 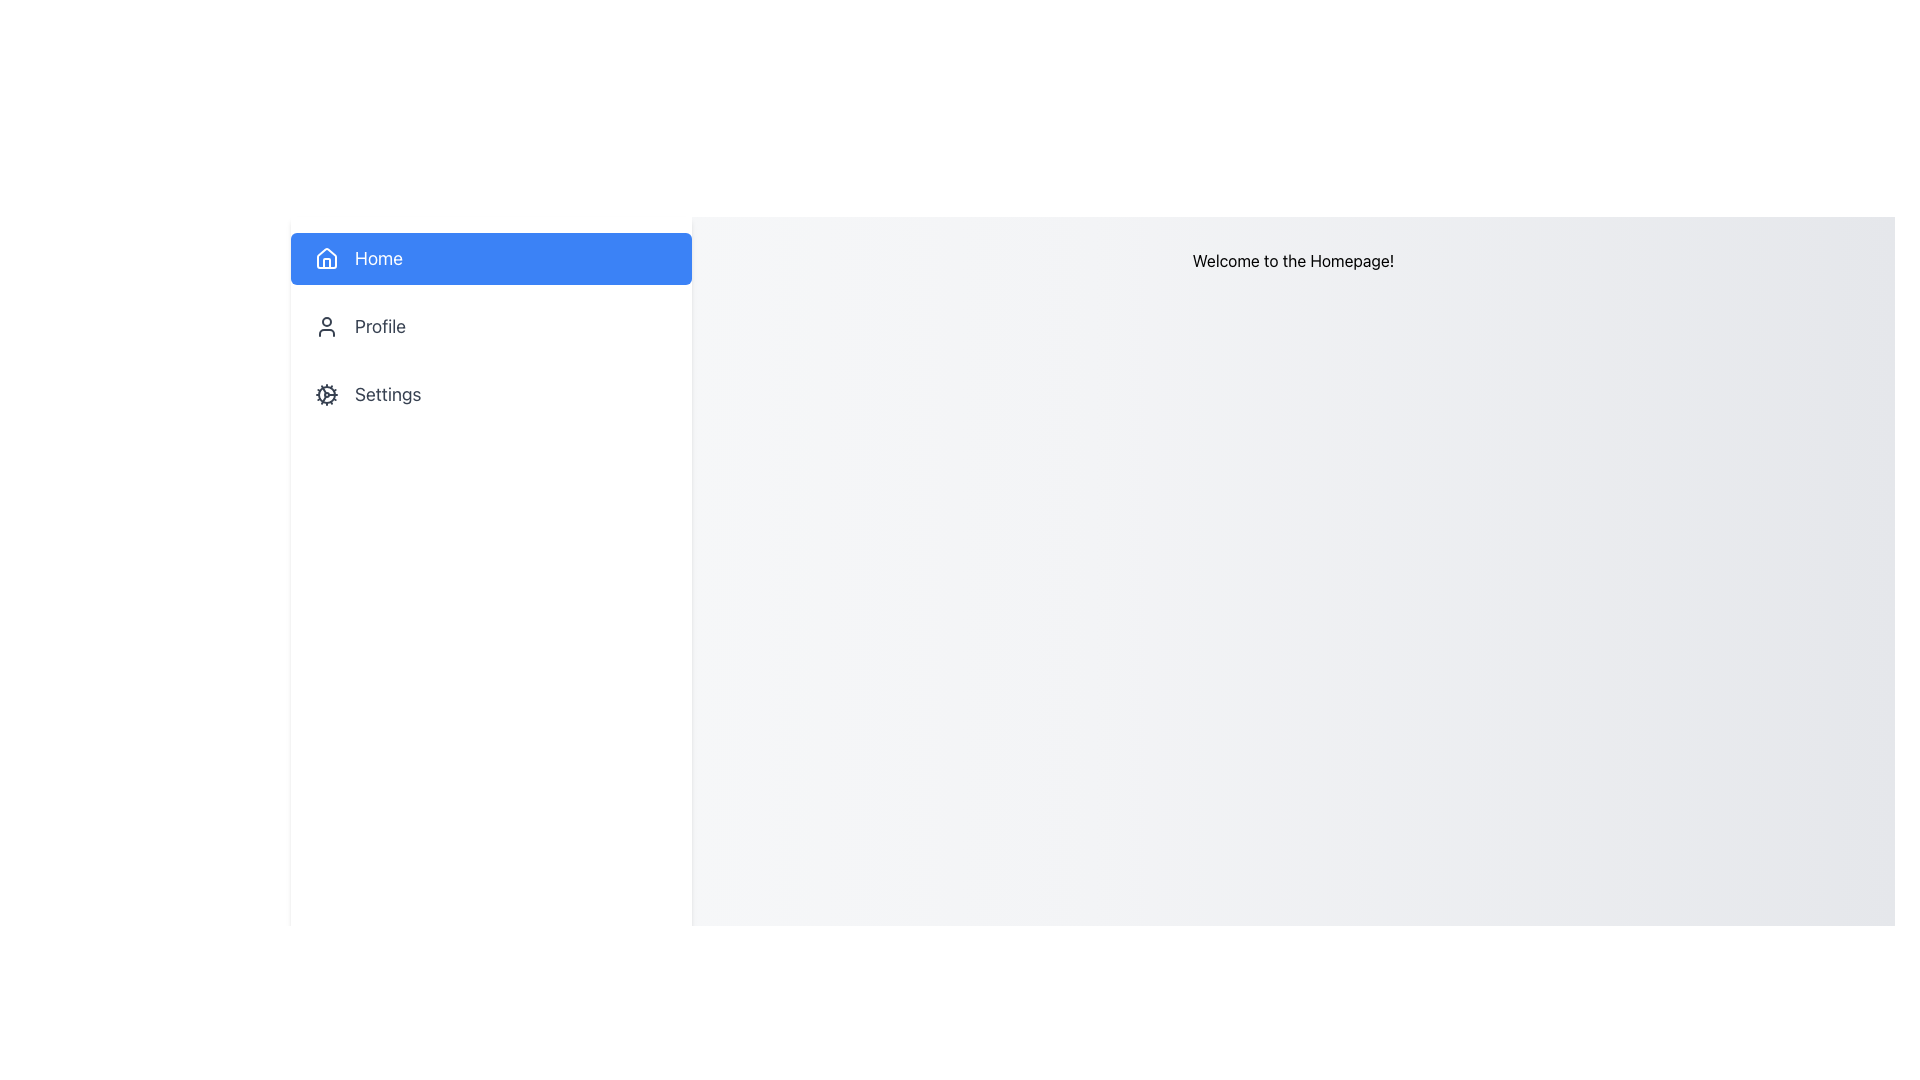 What do you see at coordinates (326, 326) in the screenshot?
I see `the profile icon, which is a user avatar outline located in the left sidebar navigation menu, positioned to the left of the text 'Profile'` at bounding box center [326, 326].